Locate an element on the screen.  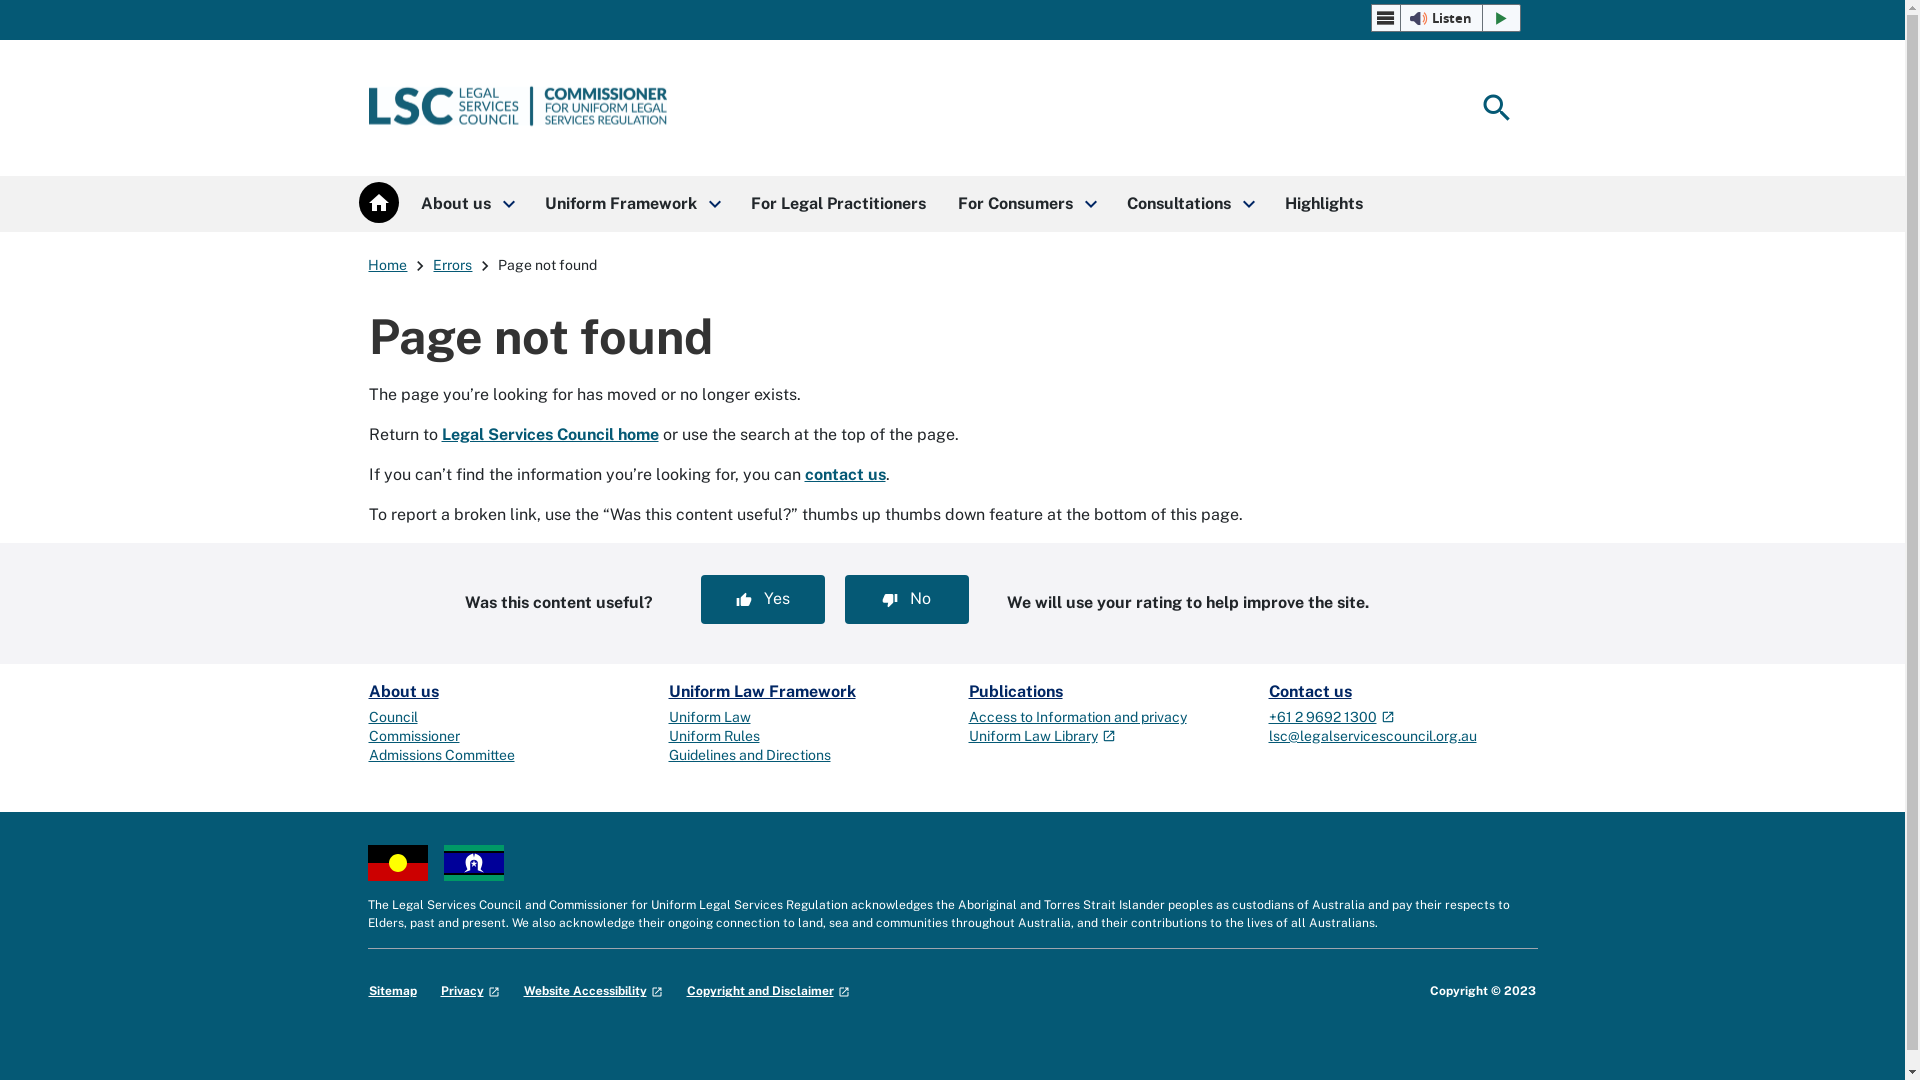
'Commissioner' is located at coordinates (412, 736).